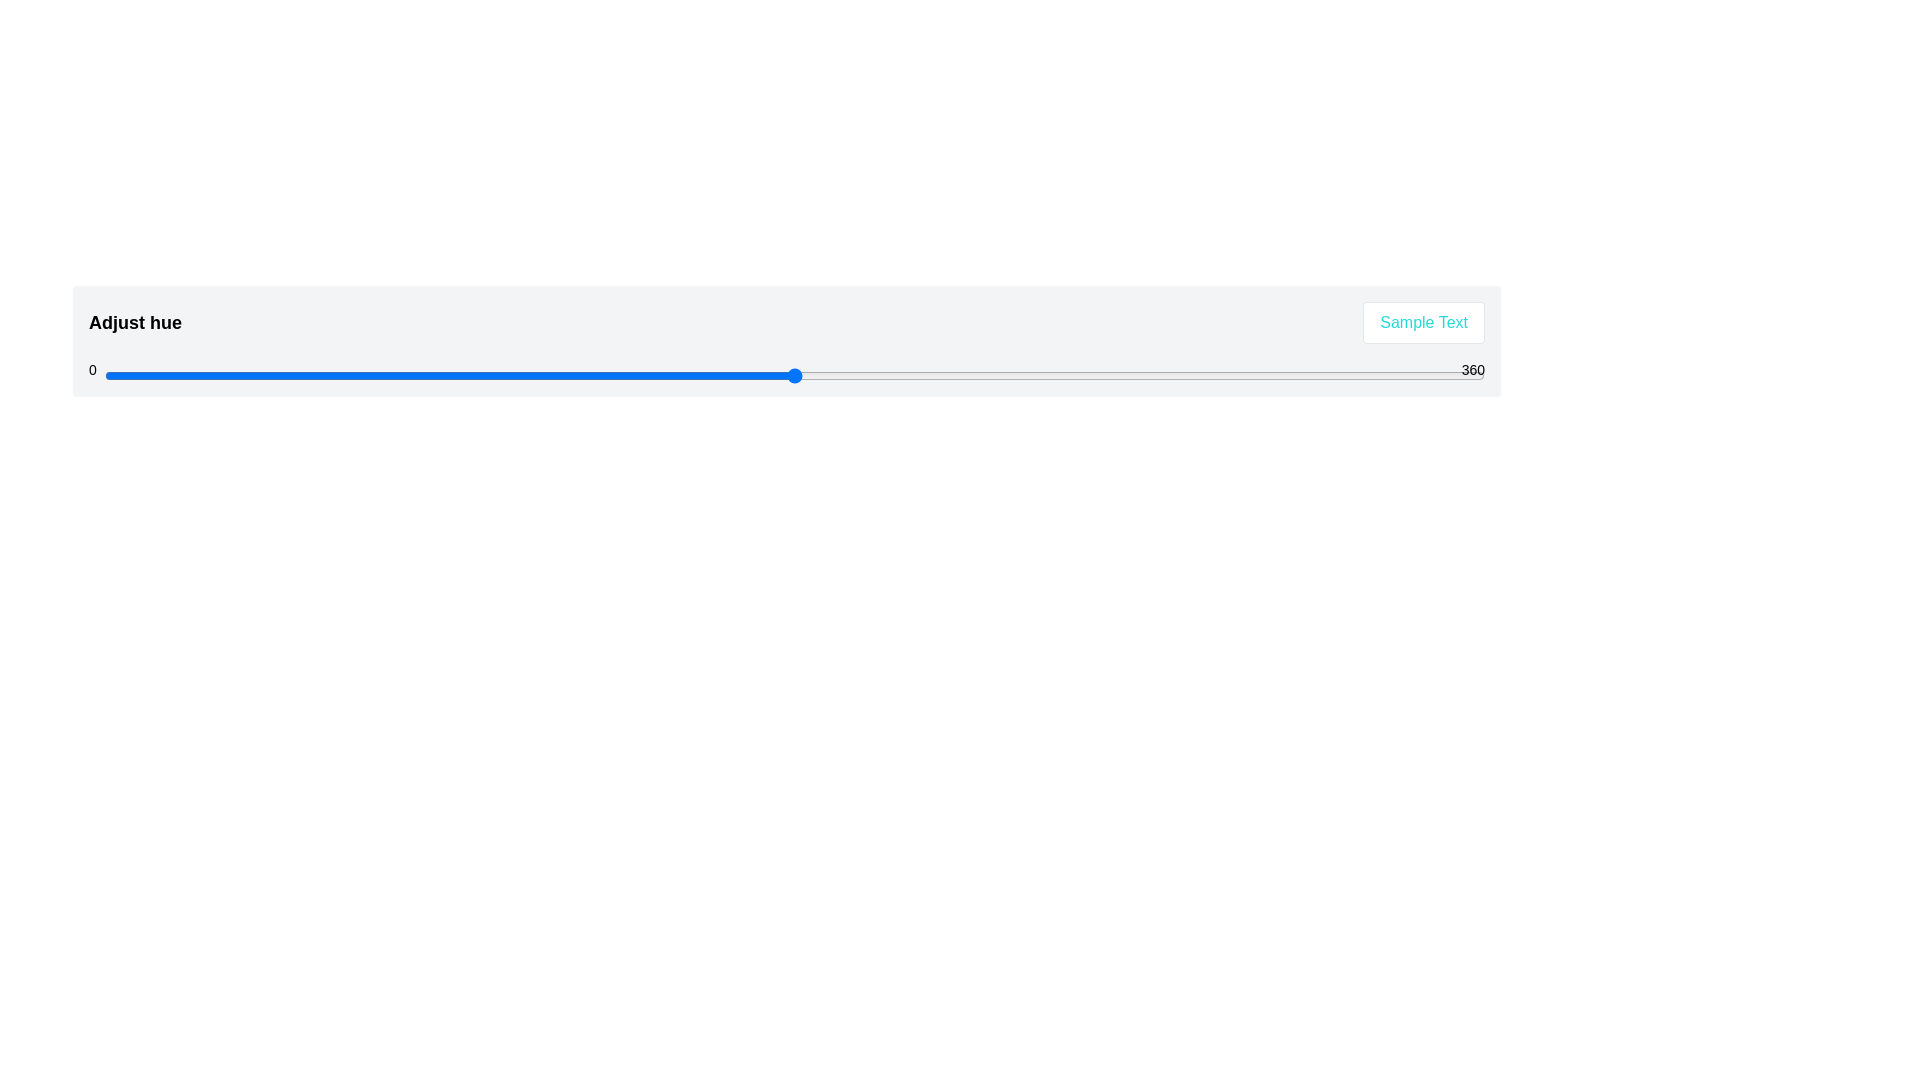 The height and width of the screenshot is (1080, 1920). I want to click on the hue slider to a value of 67, so click(361, 375).